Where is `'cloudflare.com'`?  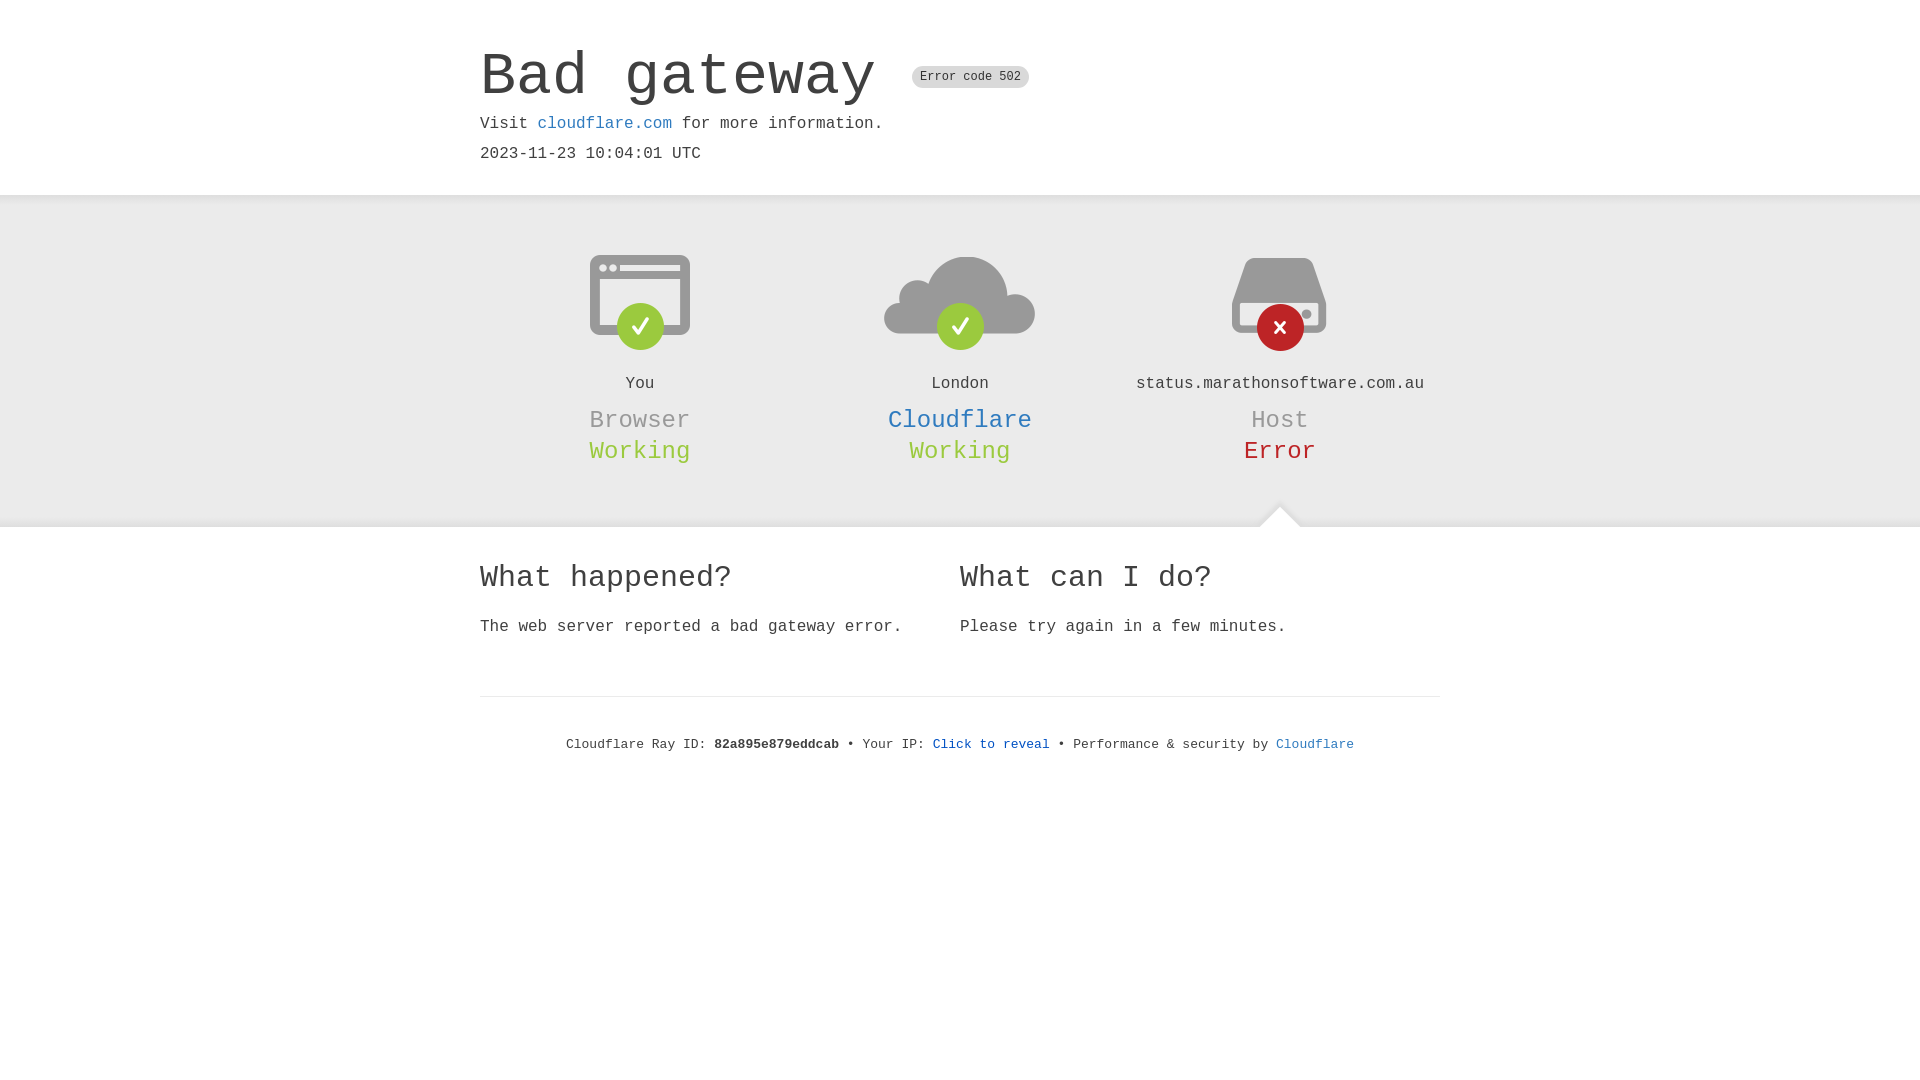 'cloudflare.com' is located at coordinates (603, 123).